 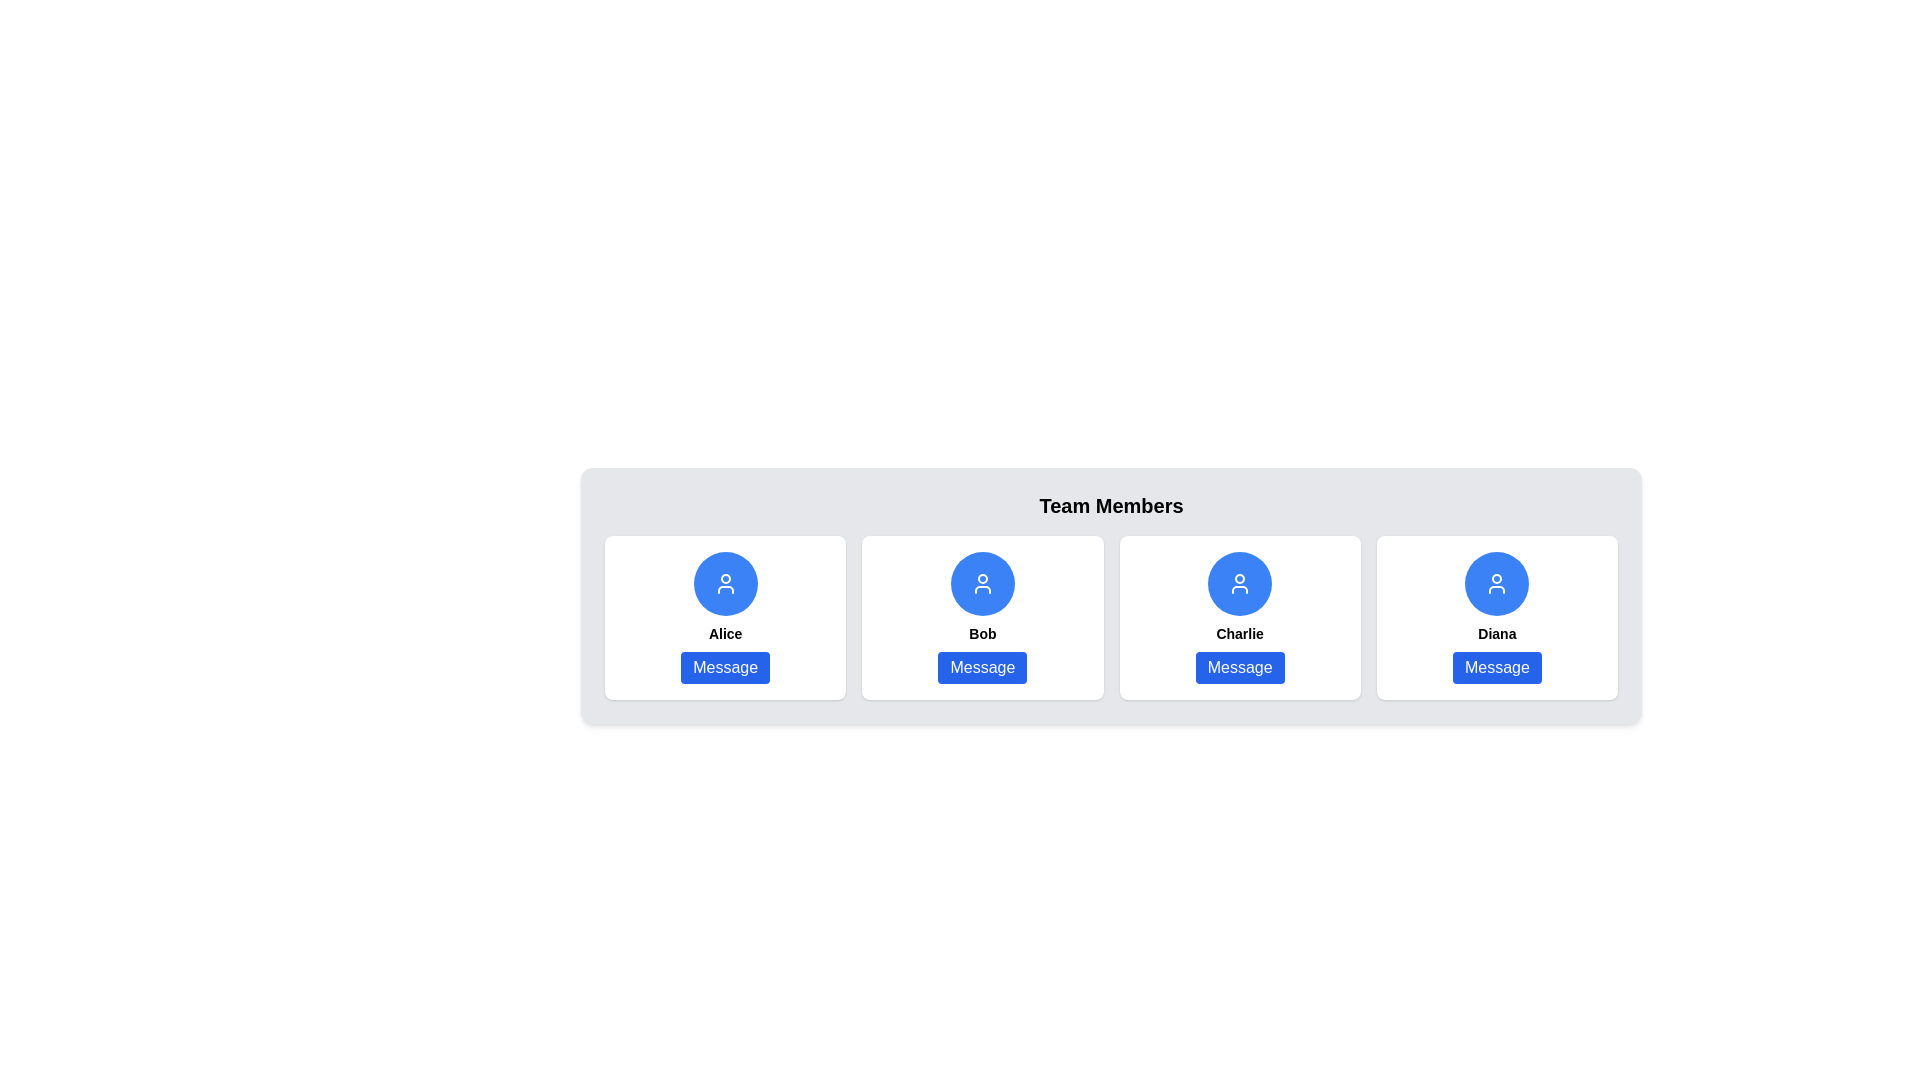 I want to click on the user profile icon button representing 'Bob' located at the top center of the card with a 'Message' button, so click(x=982, y=583).